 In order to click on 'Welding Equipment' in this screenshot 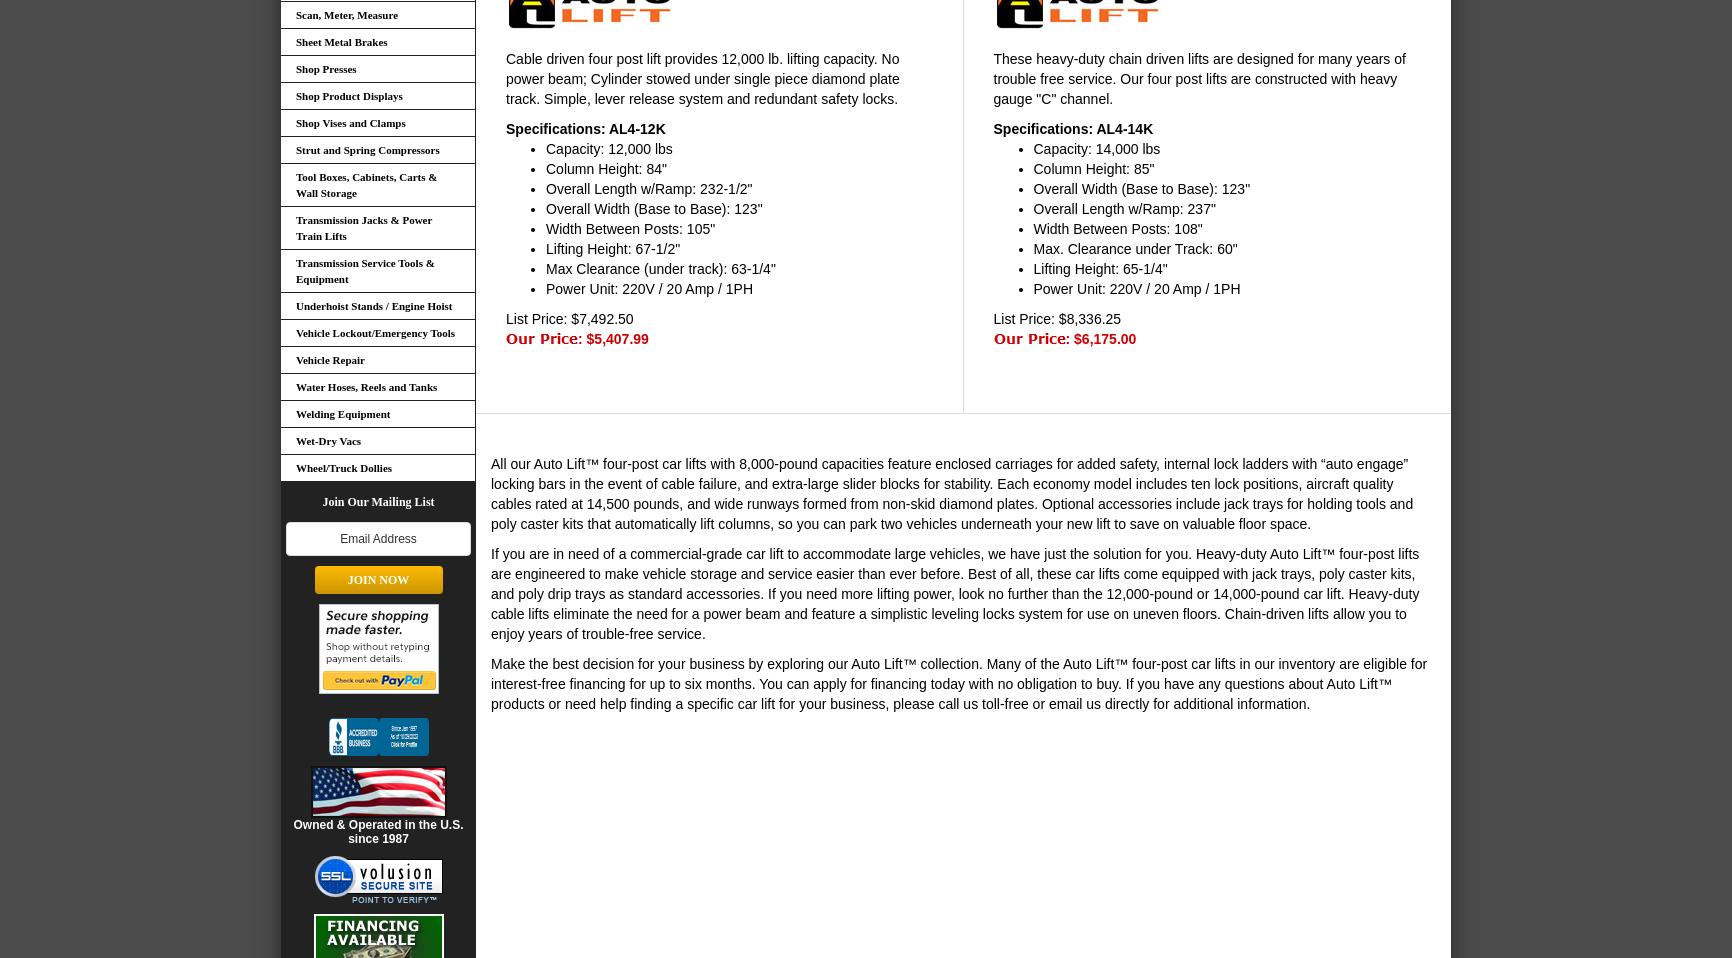, I will do `click(341, 414)`.